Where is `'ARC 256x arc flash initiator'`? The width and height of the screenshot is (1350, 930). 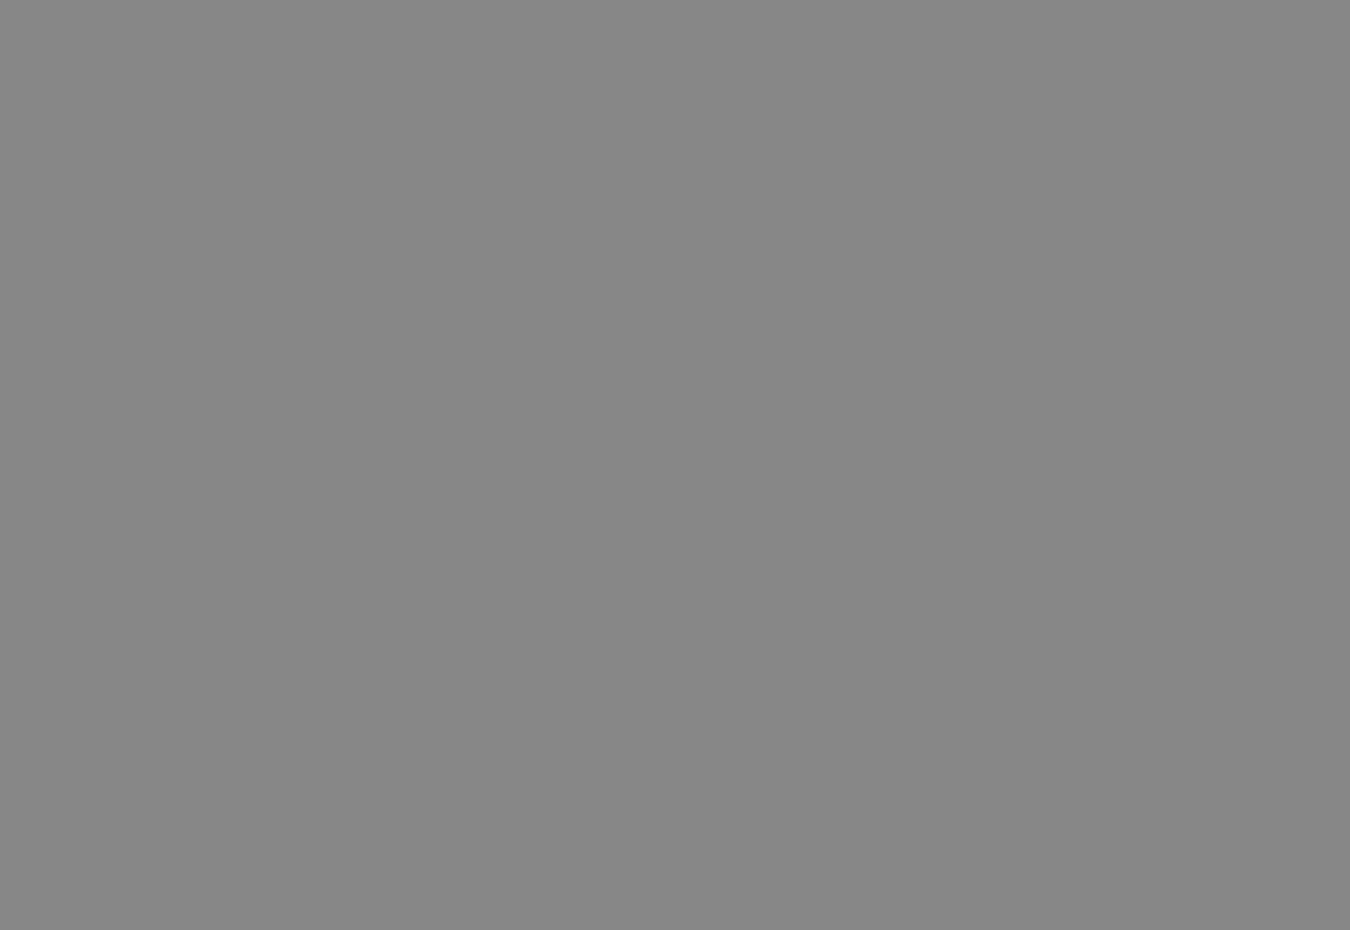 'ARC 256x arc flash initiator' is located at coordinates (237, 314).